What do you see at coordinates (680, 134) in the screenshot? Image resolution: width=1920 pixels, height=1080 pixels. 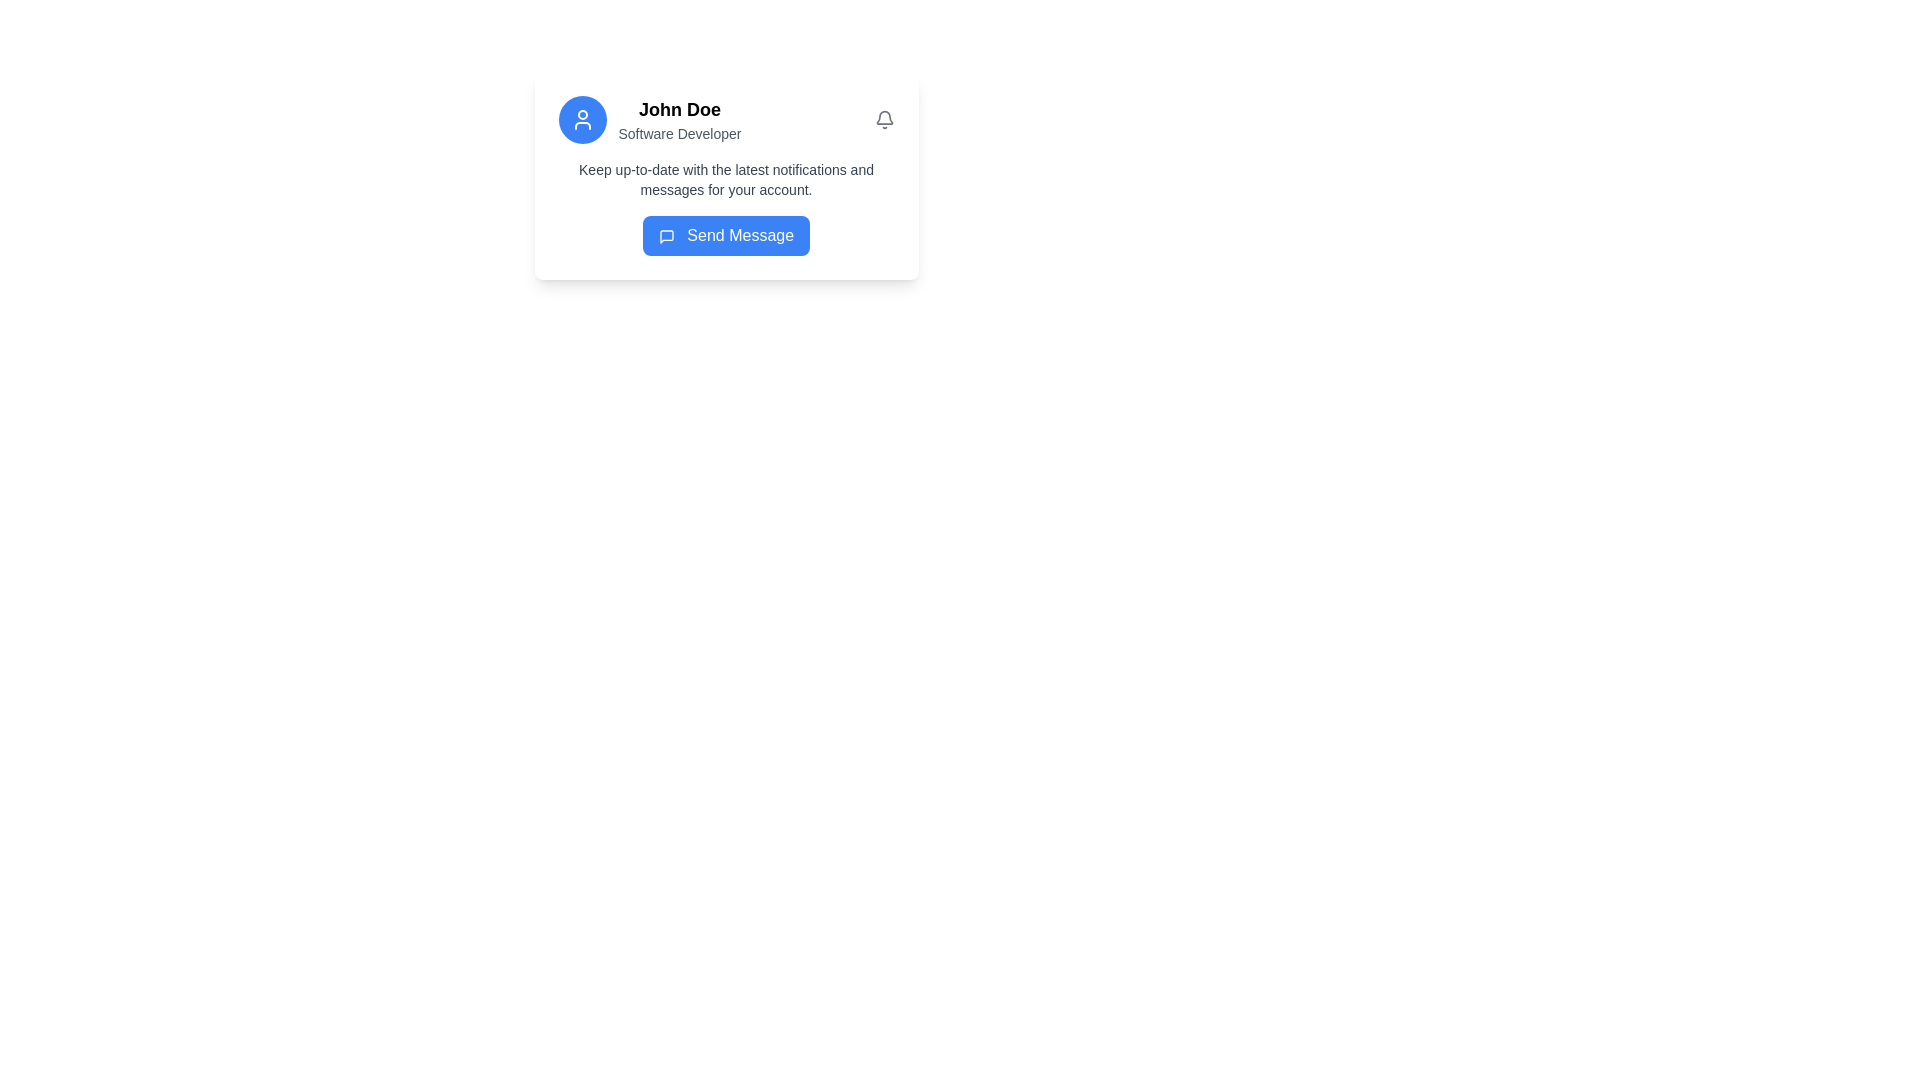 I see `the text label that describes the person's occupation or role, positioned directly beneath the 'John Doe' text in the card layout` at bounding box center [680, 134].